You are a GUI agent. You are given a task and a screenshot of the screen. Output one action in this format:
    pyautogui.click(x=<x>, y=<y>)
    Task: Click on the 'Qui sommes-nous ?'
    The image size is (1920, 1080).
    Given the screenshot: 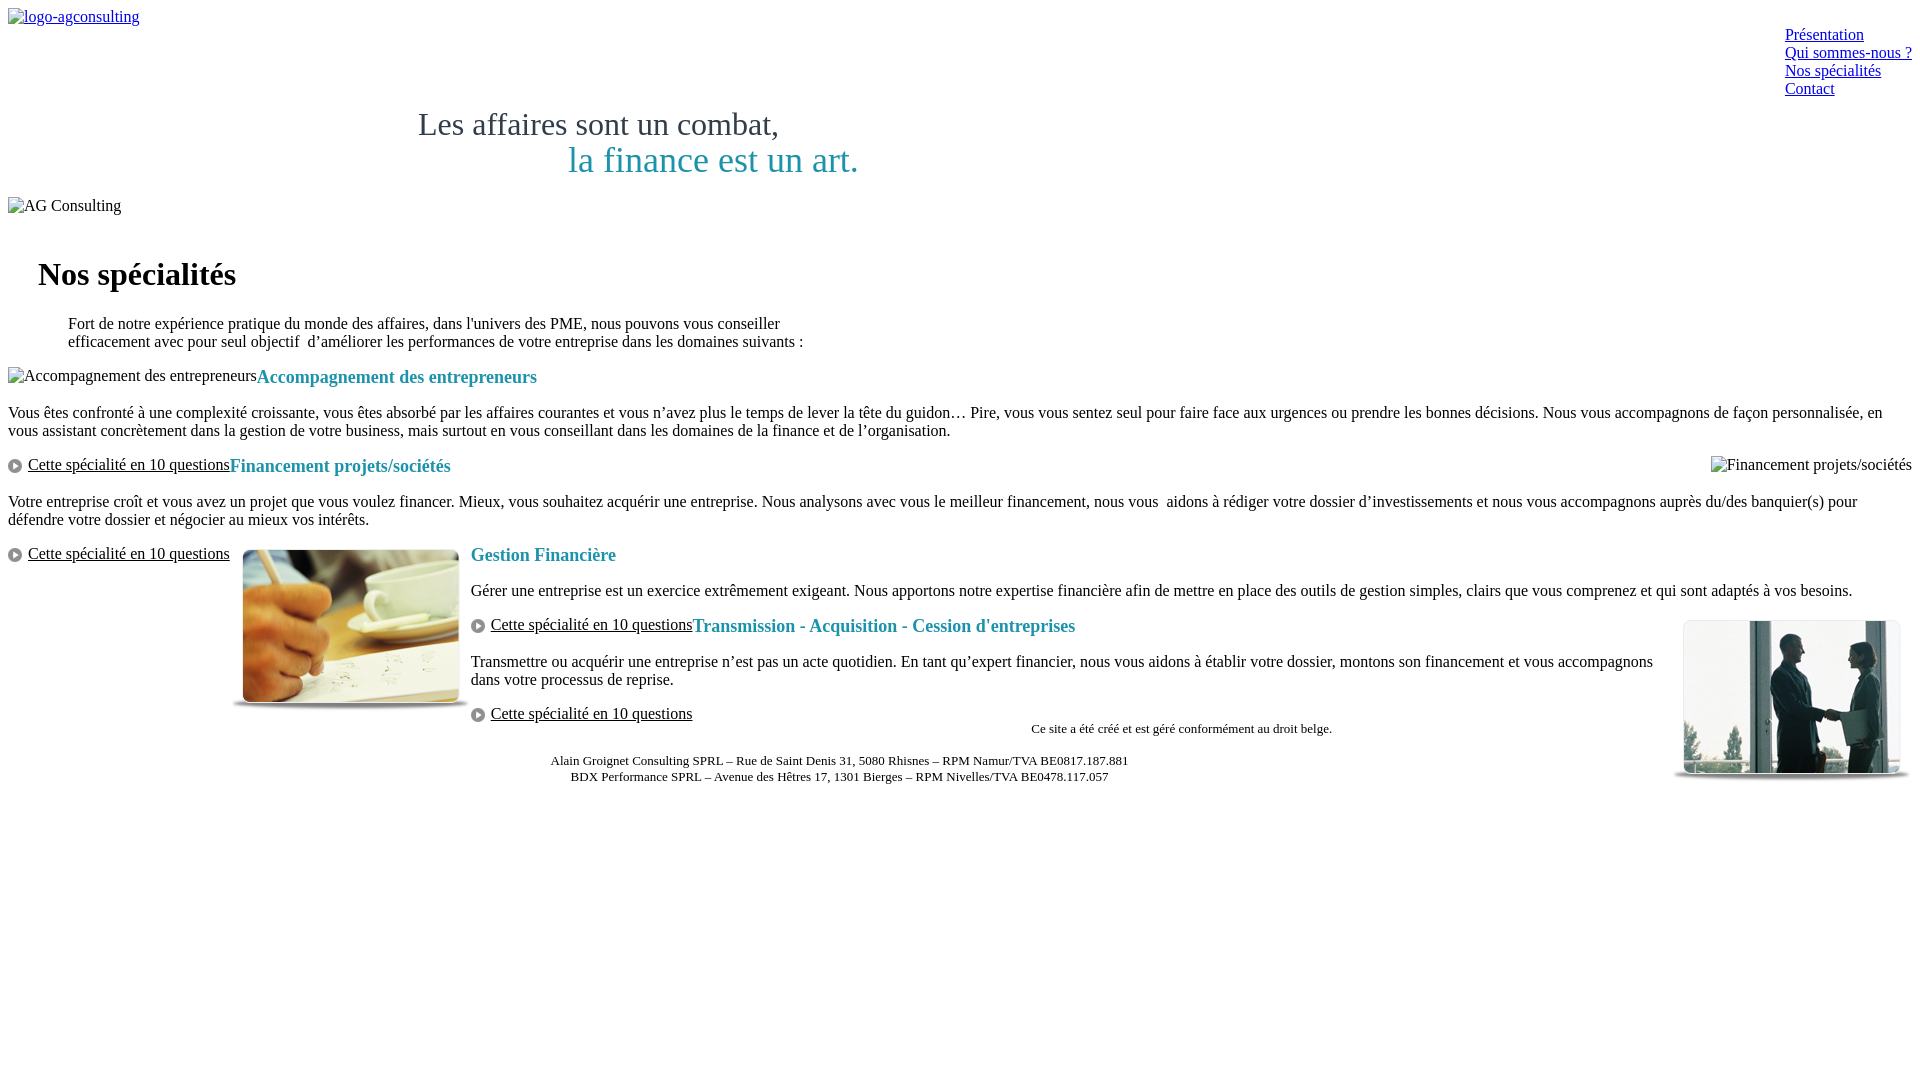 What is the action you would take?
    pyautogui.click(x=1847, y=51)
    